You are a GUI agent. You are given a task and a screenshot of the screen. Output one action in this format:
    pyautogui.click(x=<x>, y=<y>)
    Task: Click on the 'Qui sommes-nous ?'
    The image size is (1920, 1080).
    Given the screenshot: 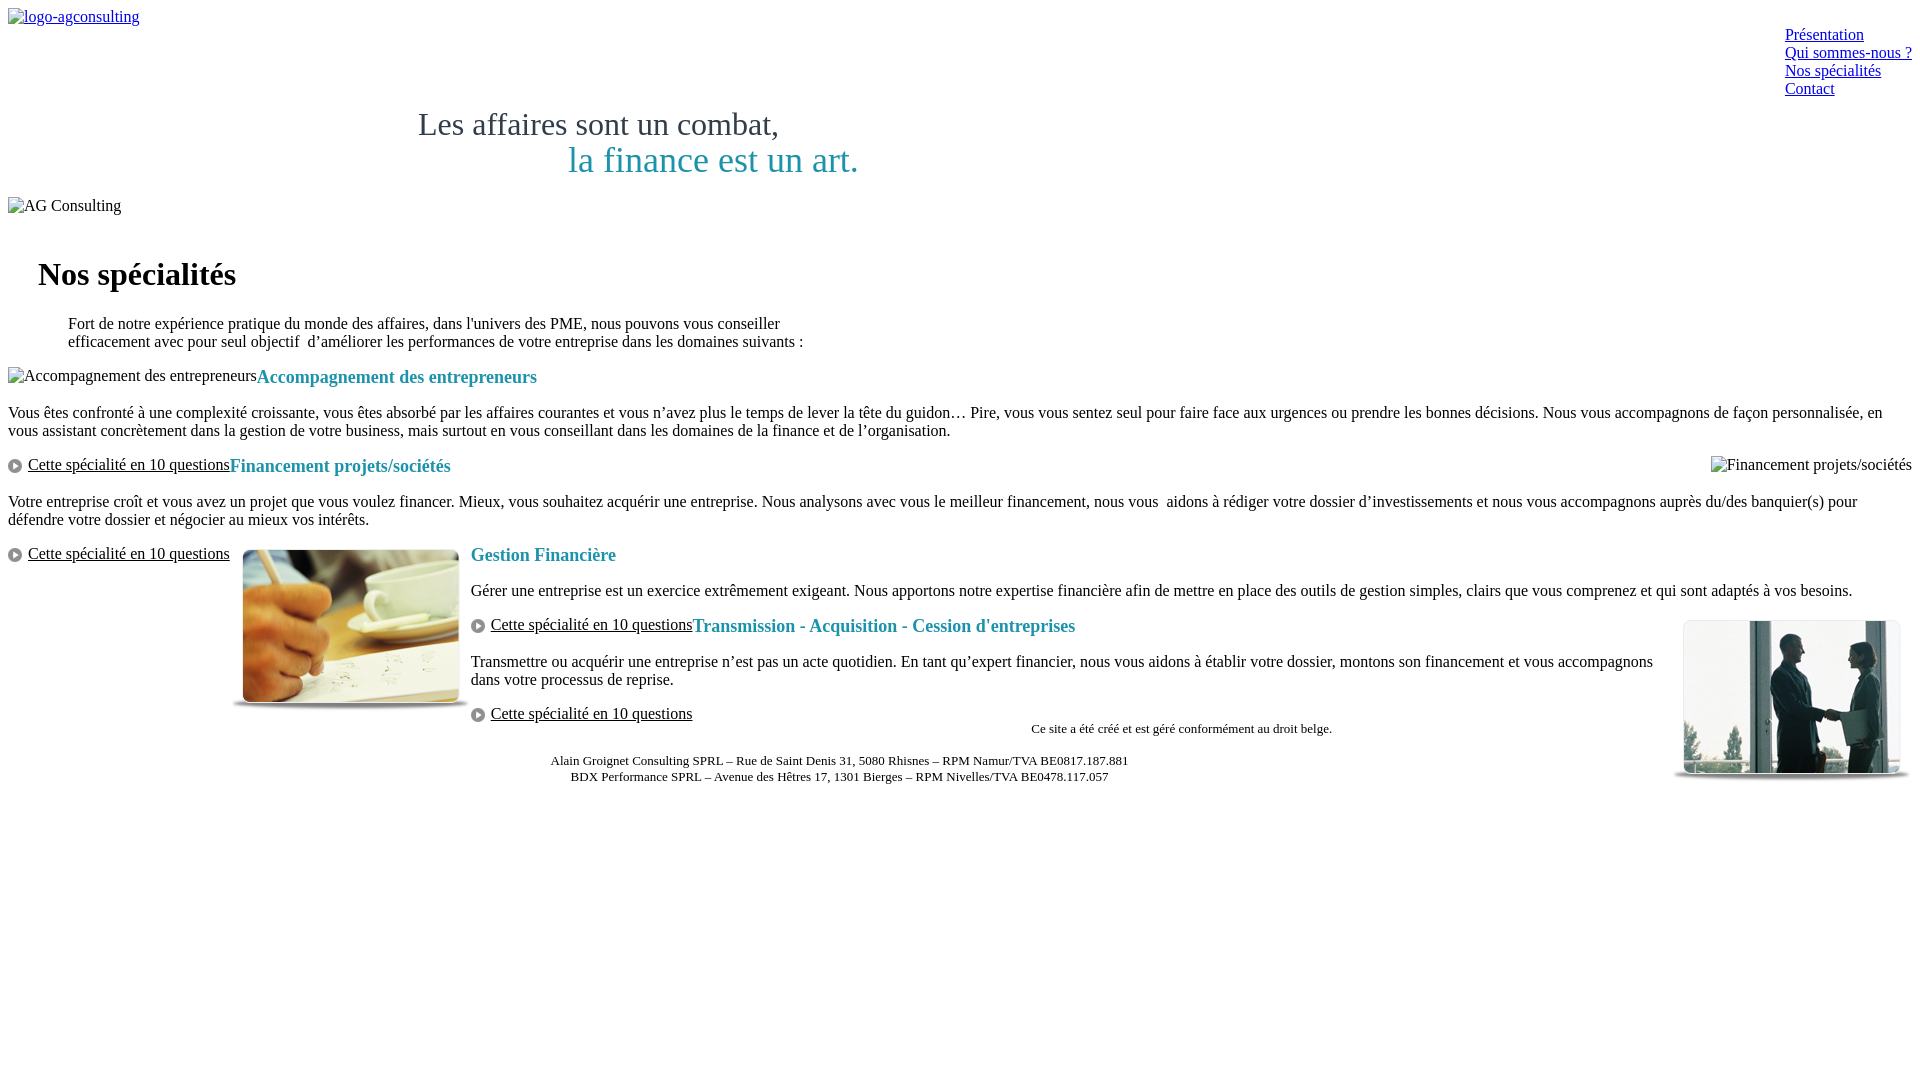 What is the action you would take?
    pyautogui.click(x=1847, y=51)
    